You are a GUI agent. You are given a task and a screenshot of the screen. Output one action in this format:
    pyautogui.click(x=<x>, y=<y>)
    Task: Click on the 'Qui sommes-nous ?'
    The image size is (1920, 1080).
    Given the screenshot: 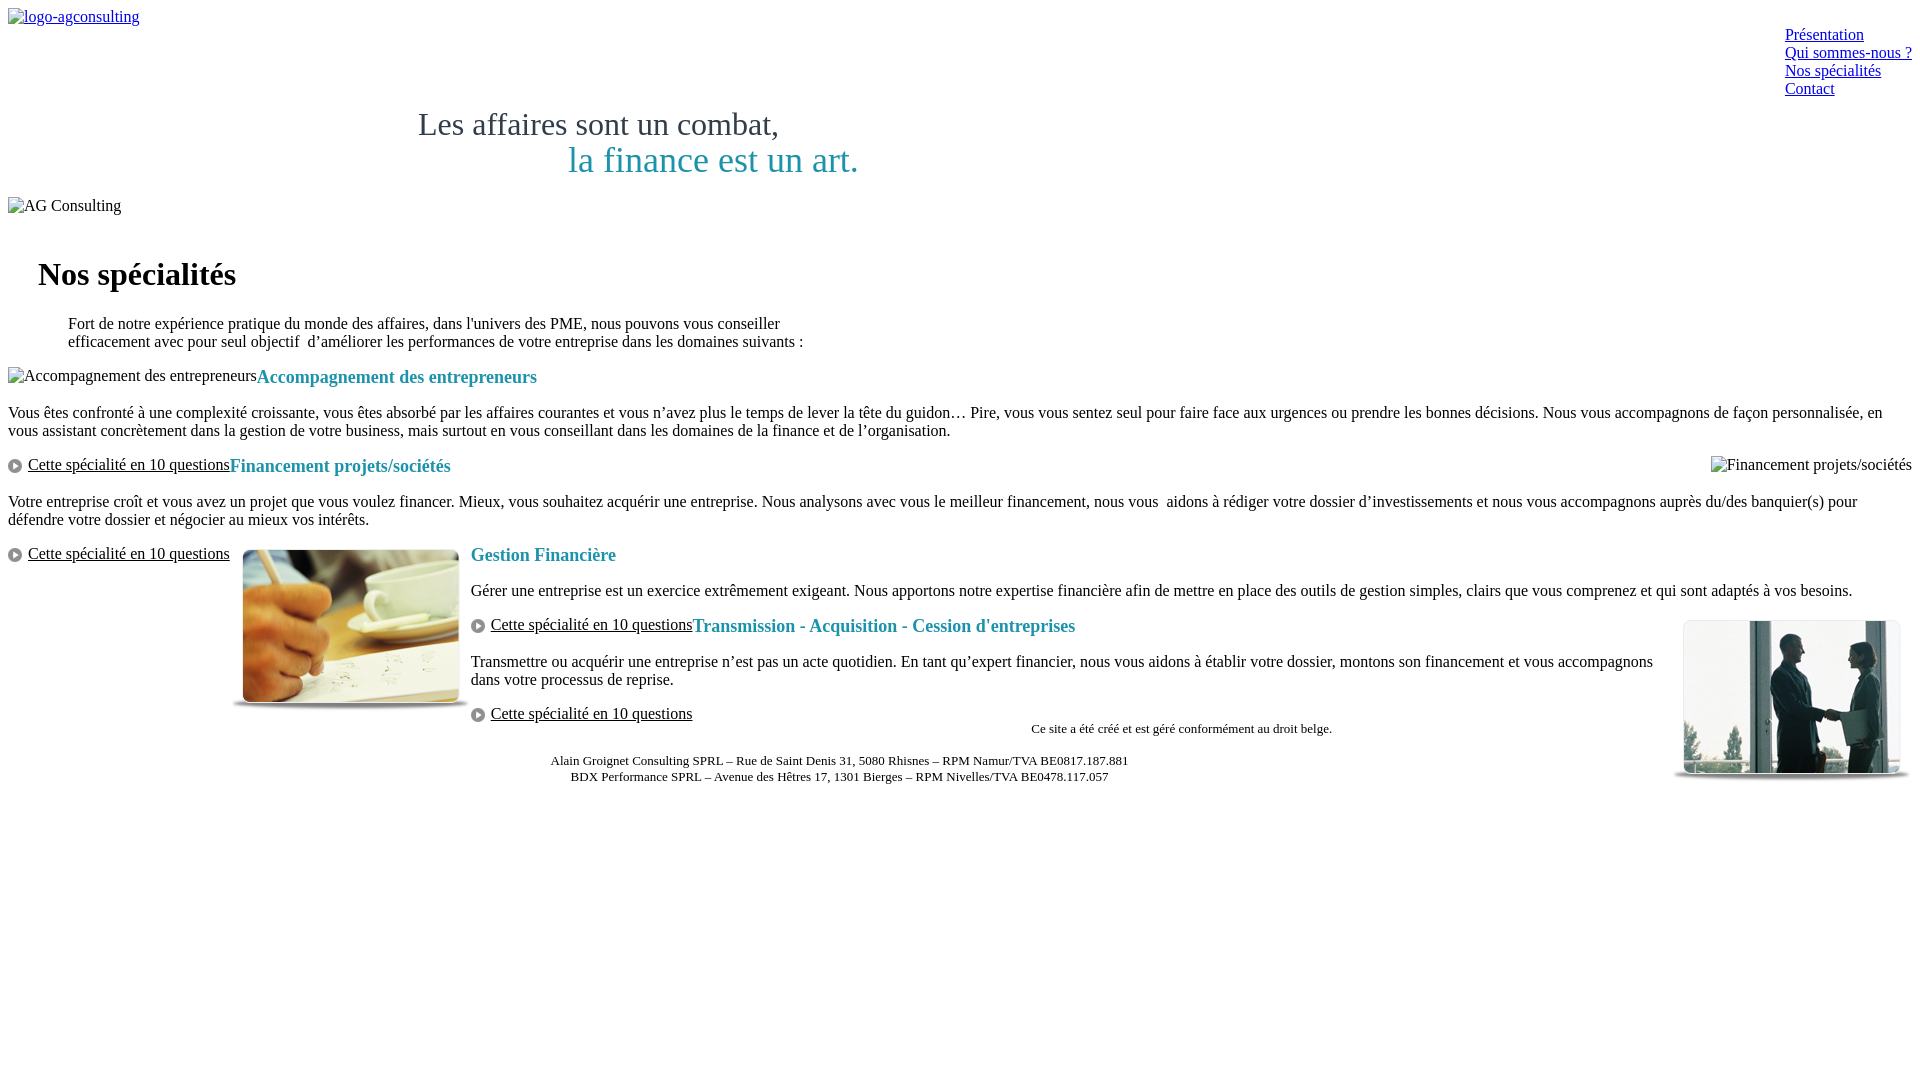 What is the action you would take?
    pyautogui.click(x=1847, y=51)
    